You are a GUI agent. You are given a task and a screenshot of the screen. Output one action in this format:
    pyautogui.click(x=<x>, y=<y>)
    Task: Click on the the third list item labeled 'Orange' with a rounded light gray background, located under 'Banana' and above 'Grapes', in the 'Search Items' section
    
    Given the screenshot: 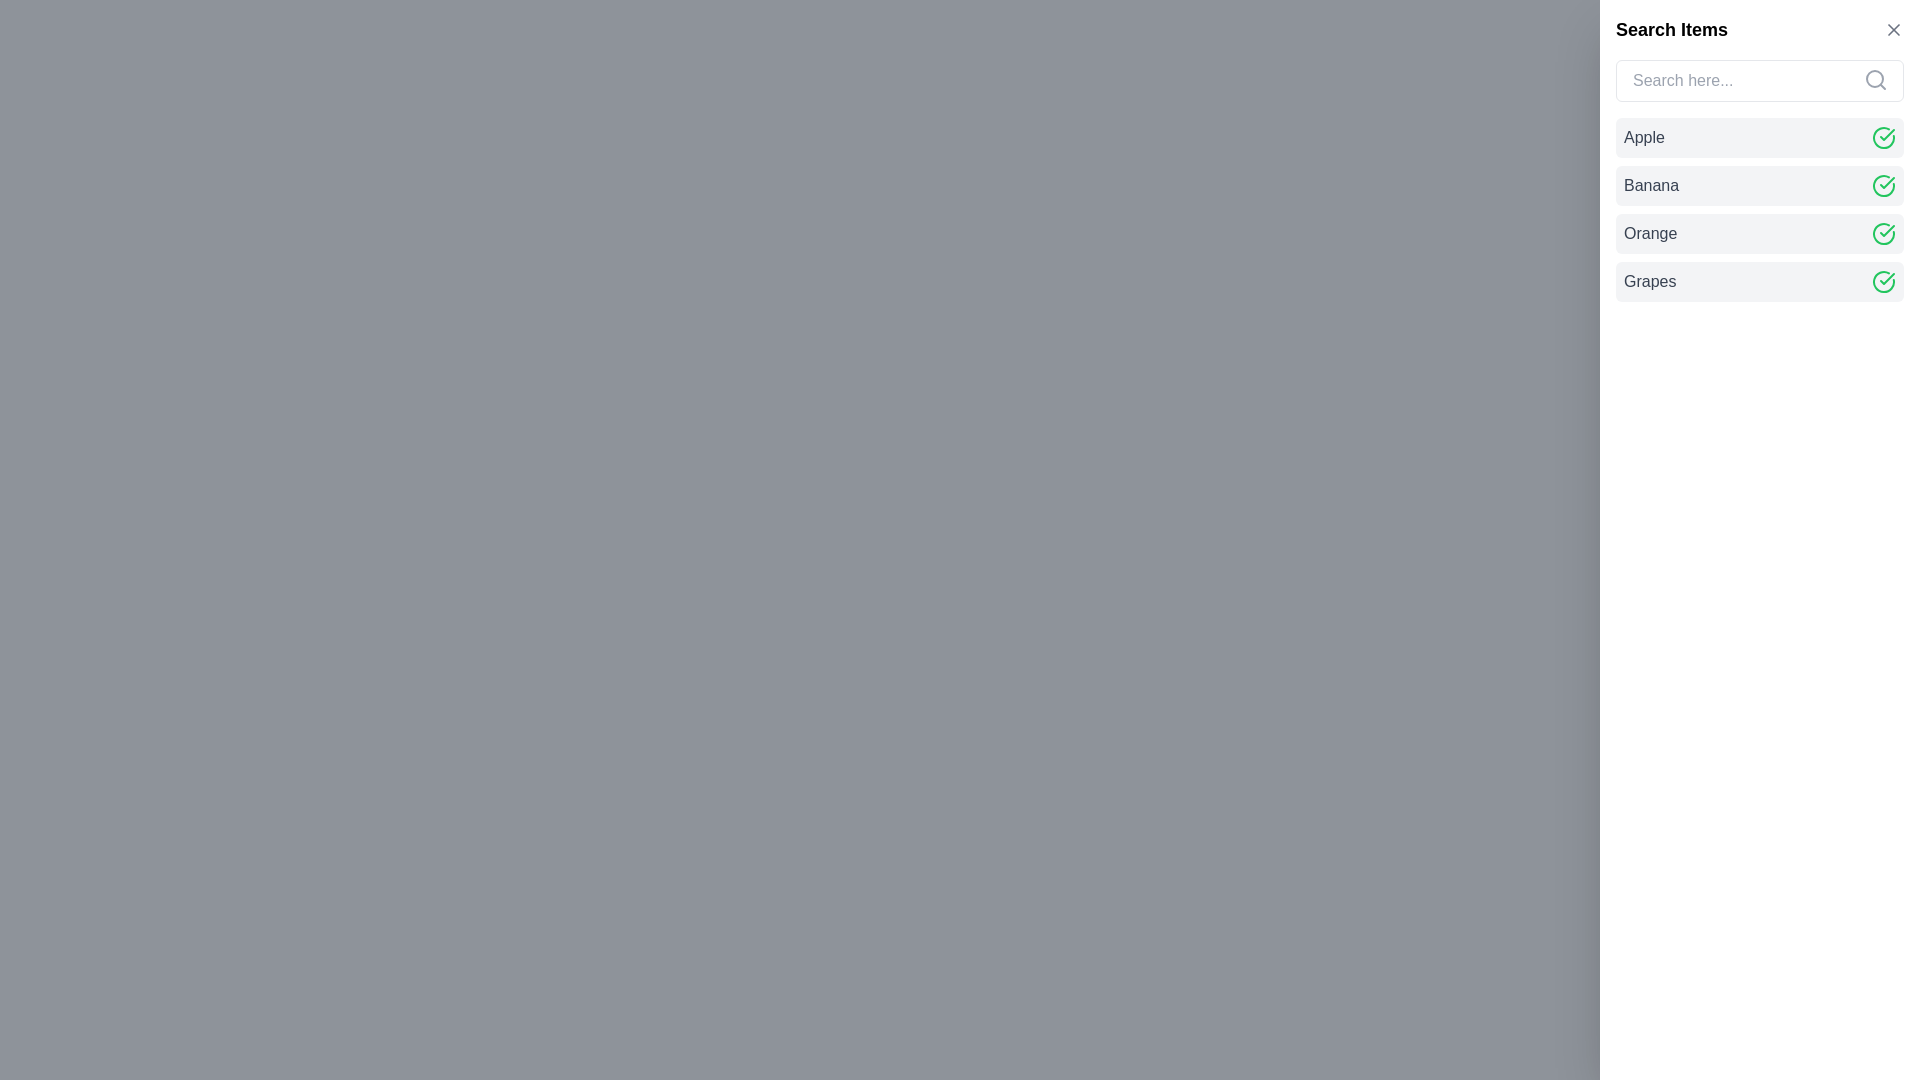 What is the action you would take?
    pyautogui.click(x=1760, y=233)
    